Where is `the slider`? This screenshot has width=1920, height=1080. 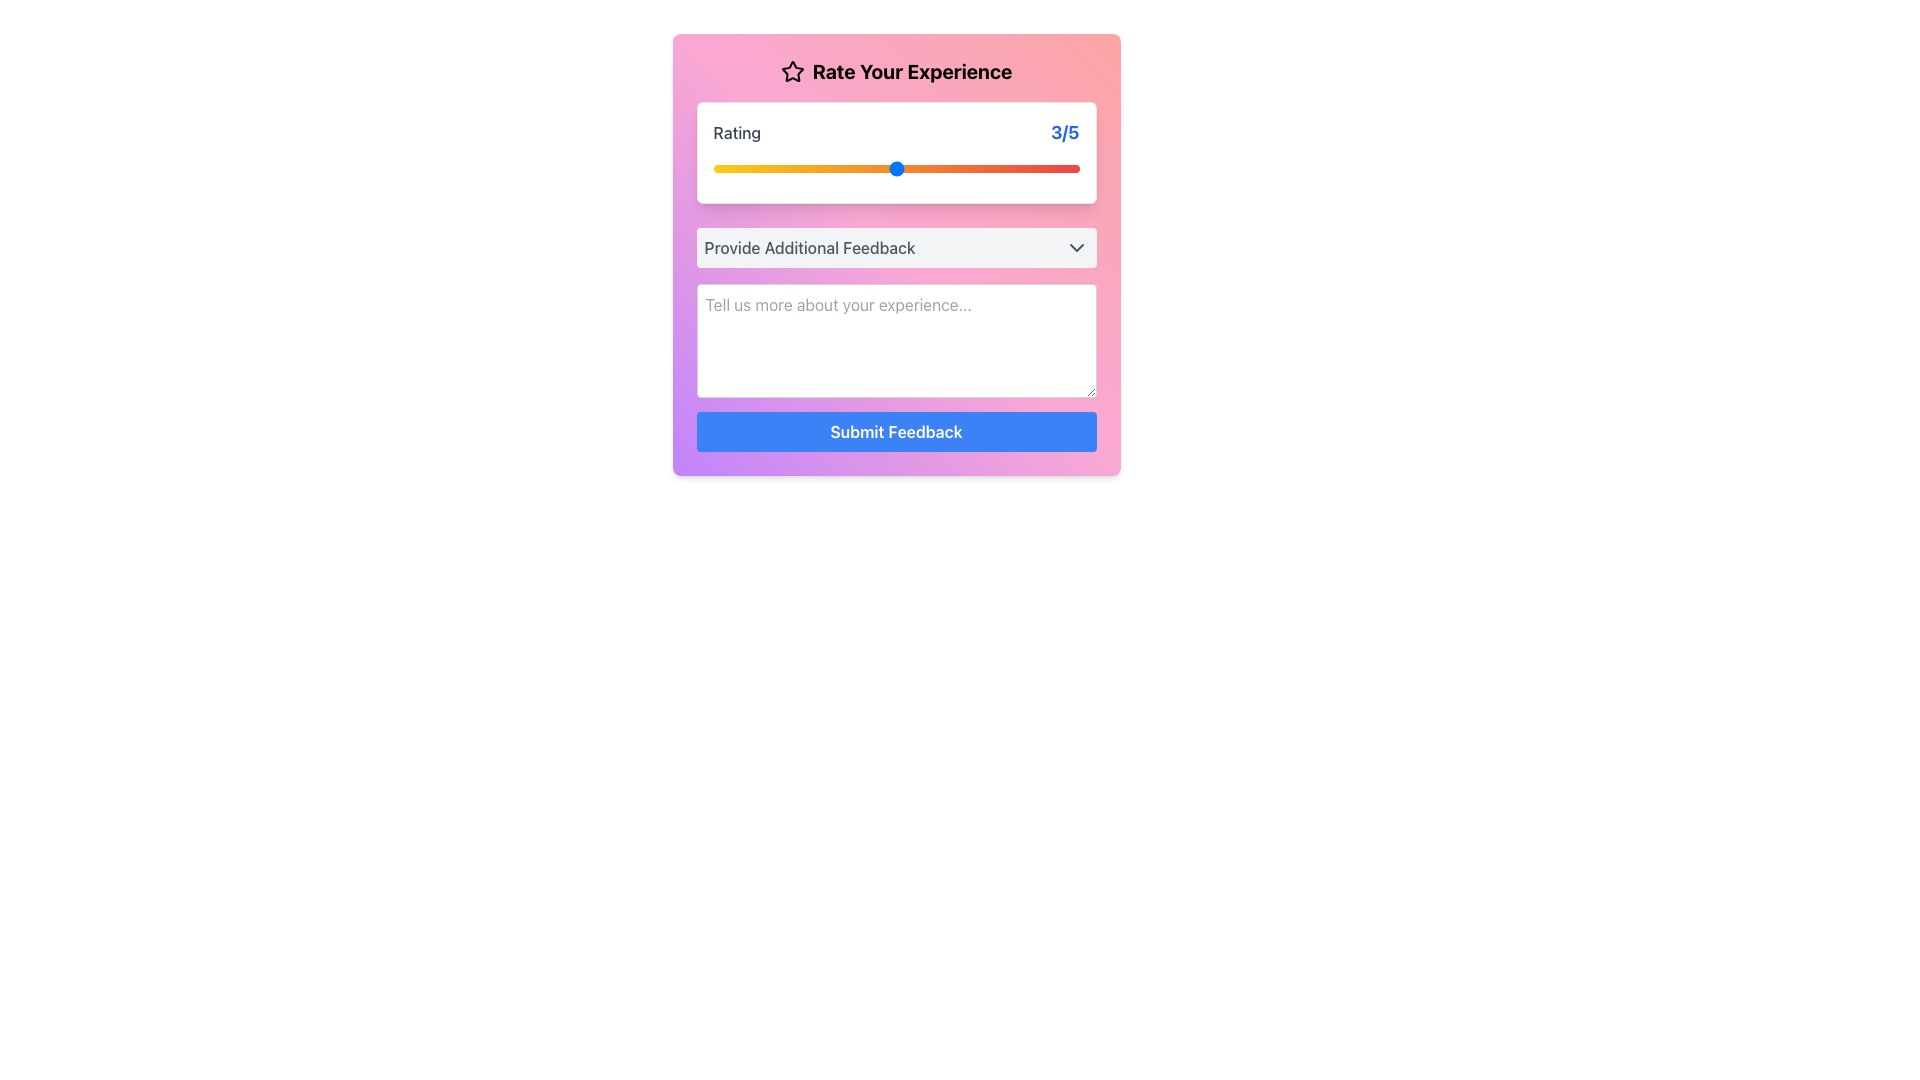
the slider is located at coordinates (895, 168).